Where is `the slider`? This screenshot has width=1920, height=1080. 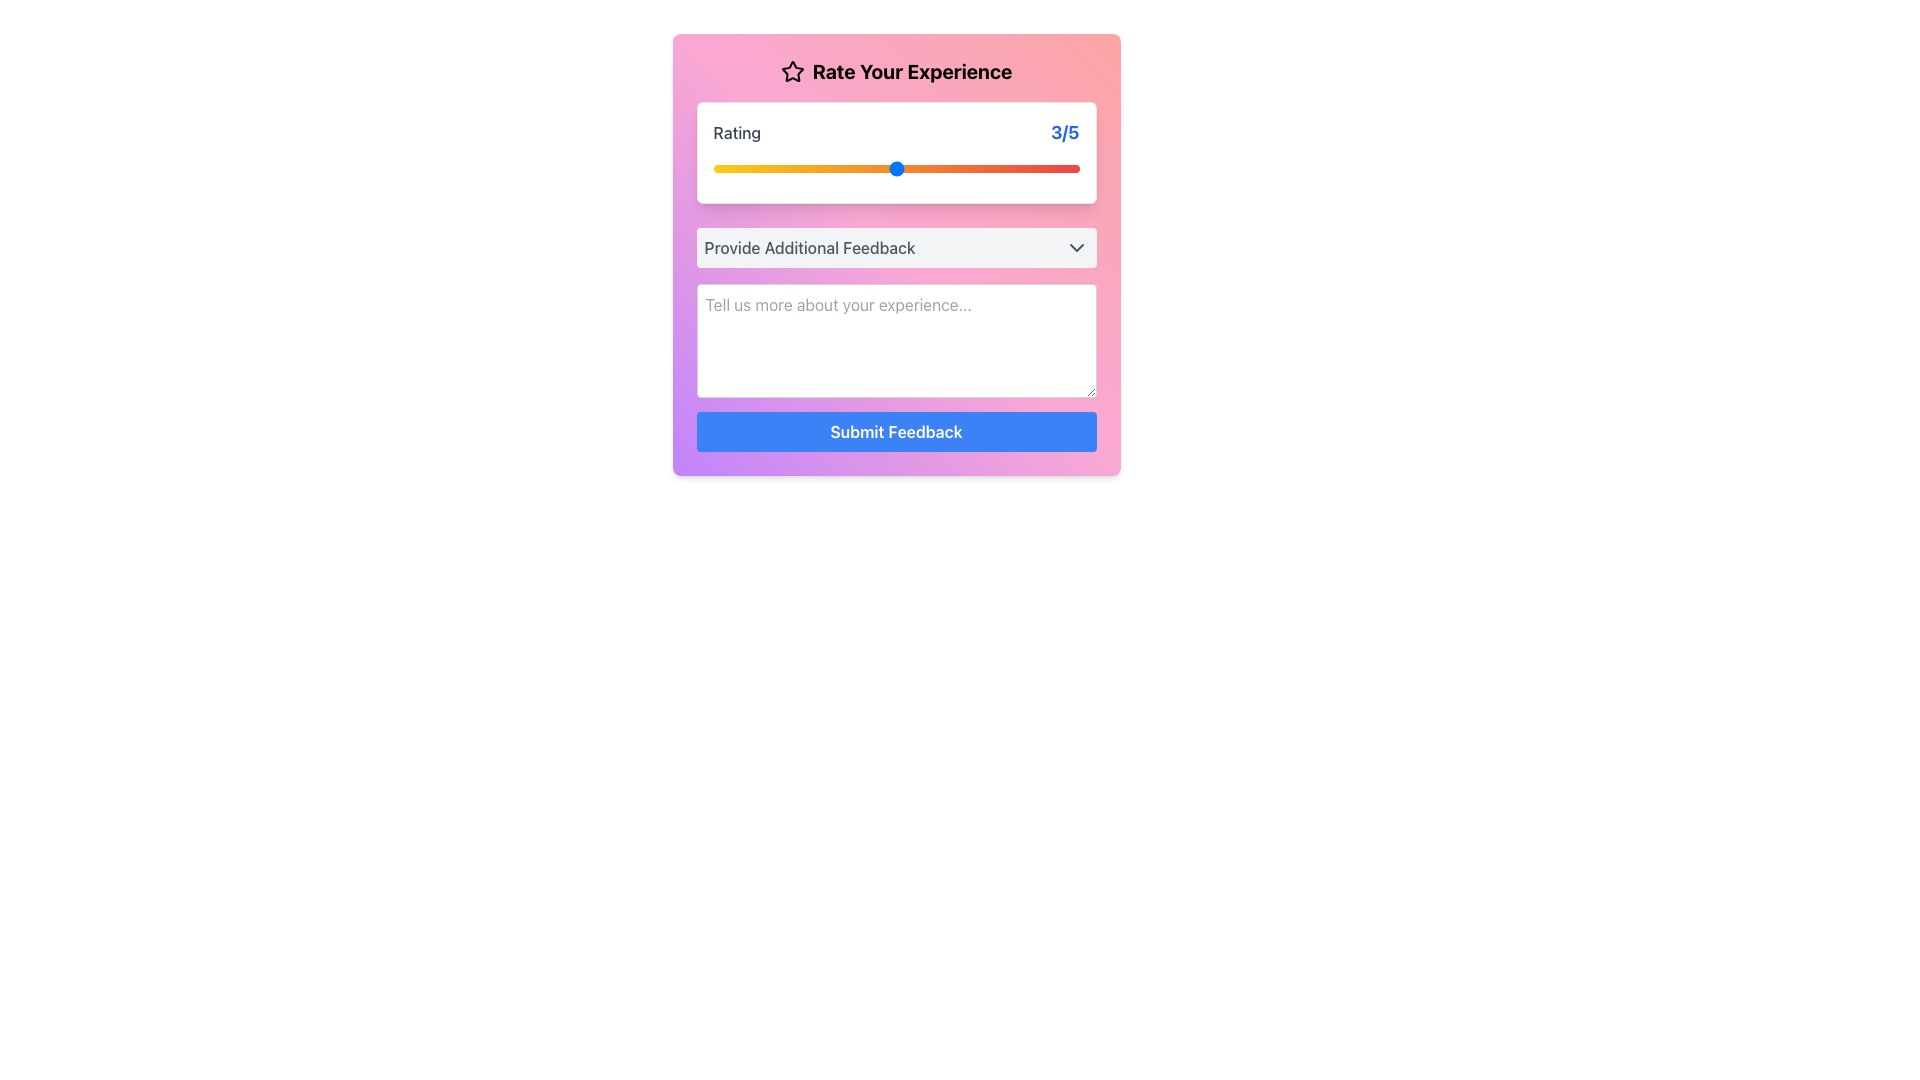
the slider is located at coordinates (895, 168).